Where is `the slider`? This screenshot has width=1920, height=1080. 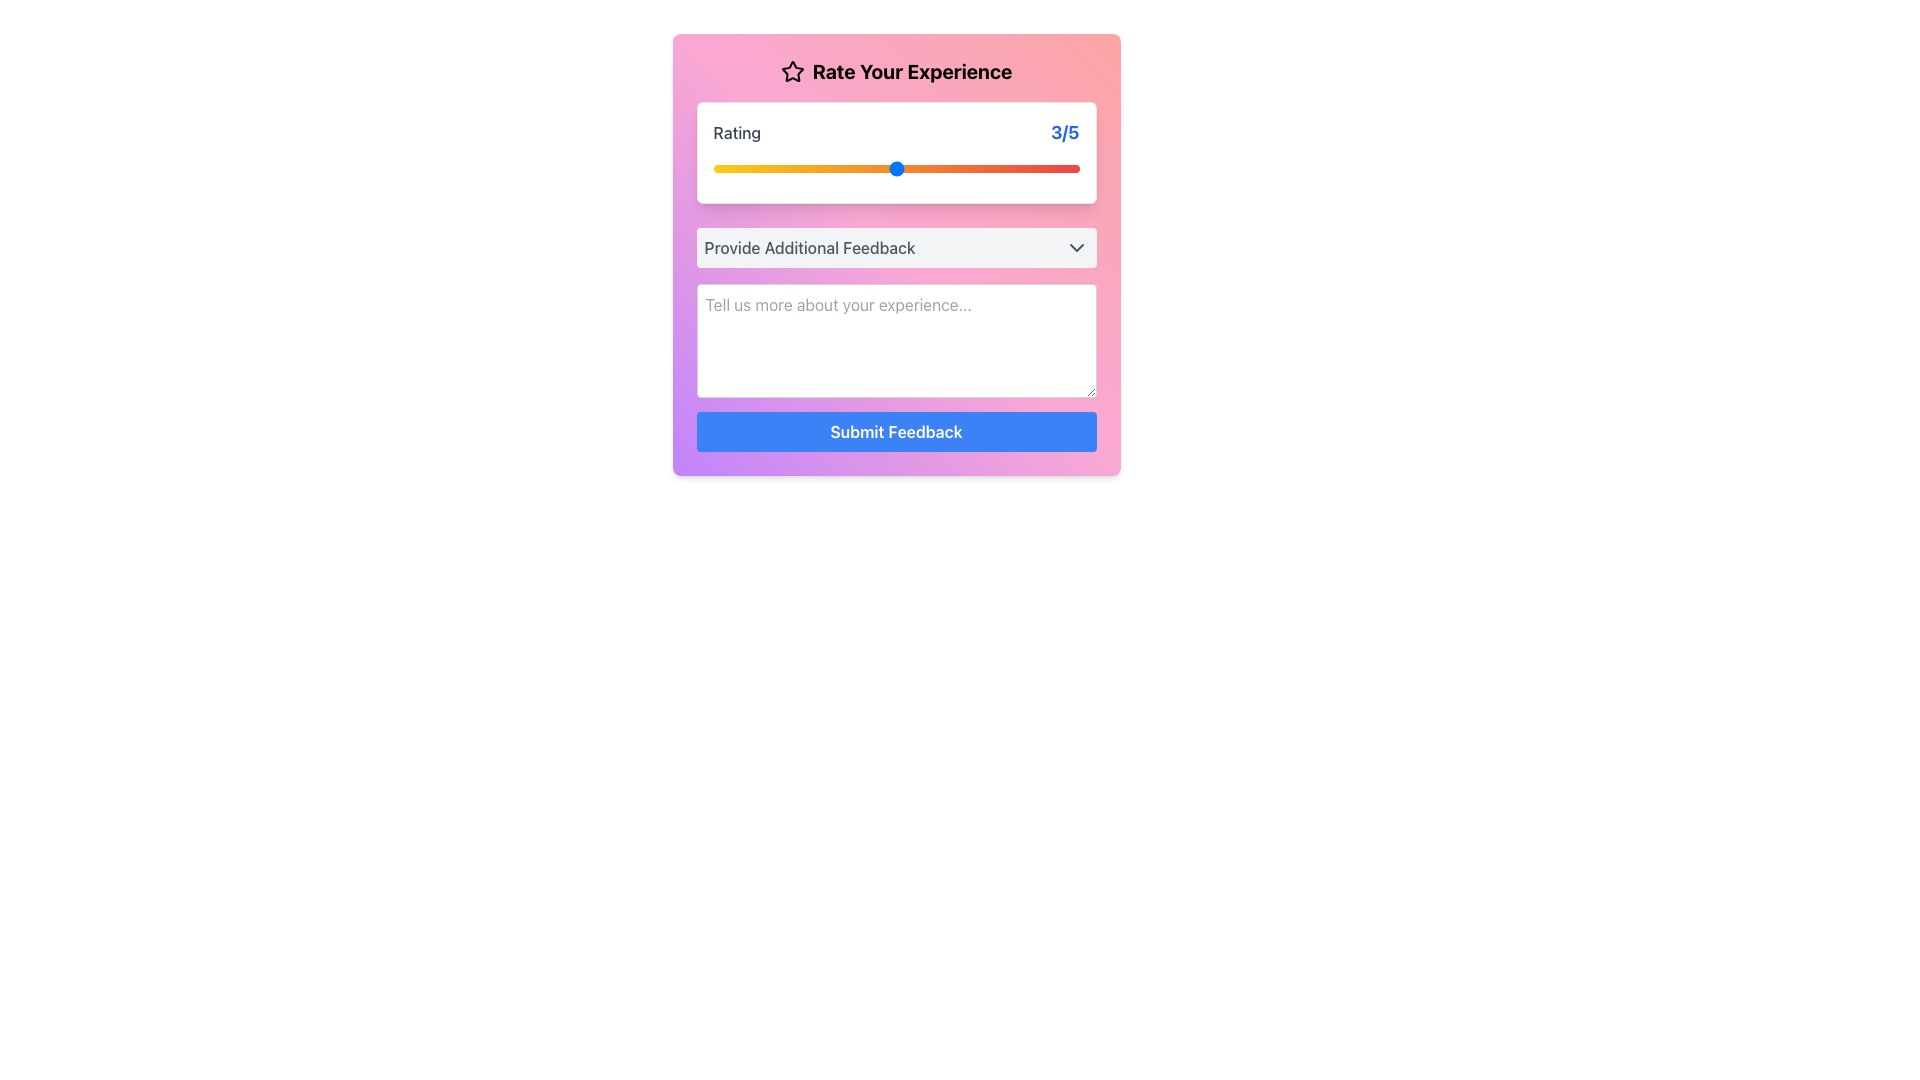
the slider is located at coordinates (895, 168).